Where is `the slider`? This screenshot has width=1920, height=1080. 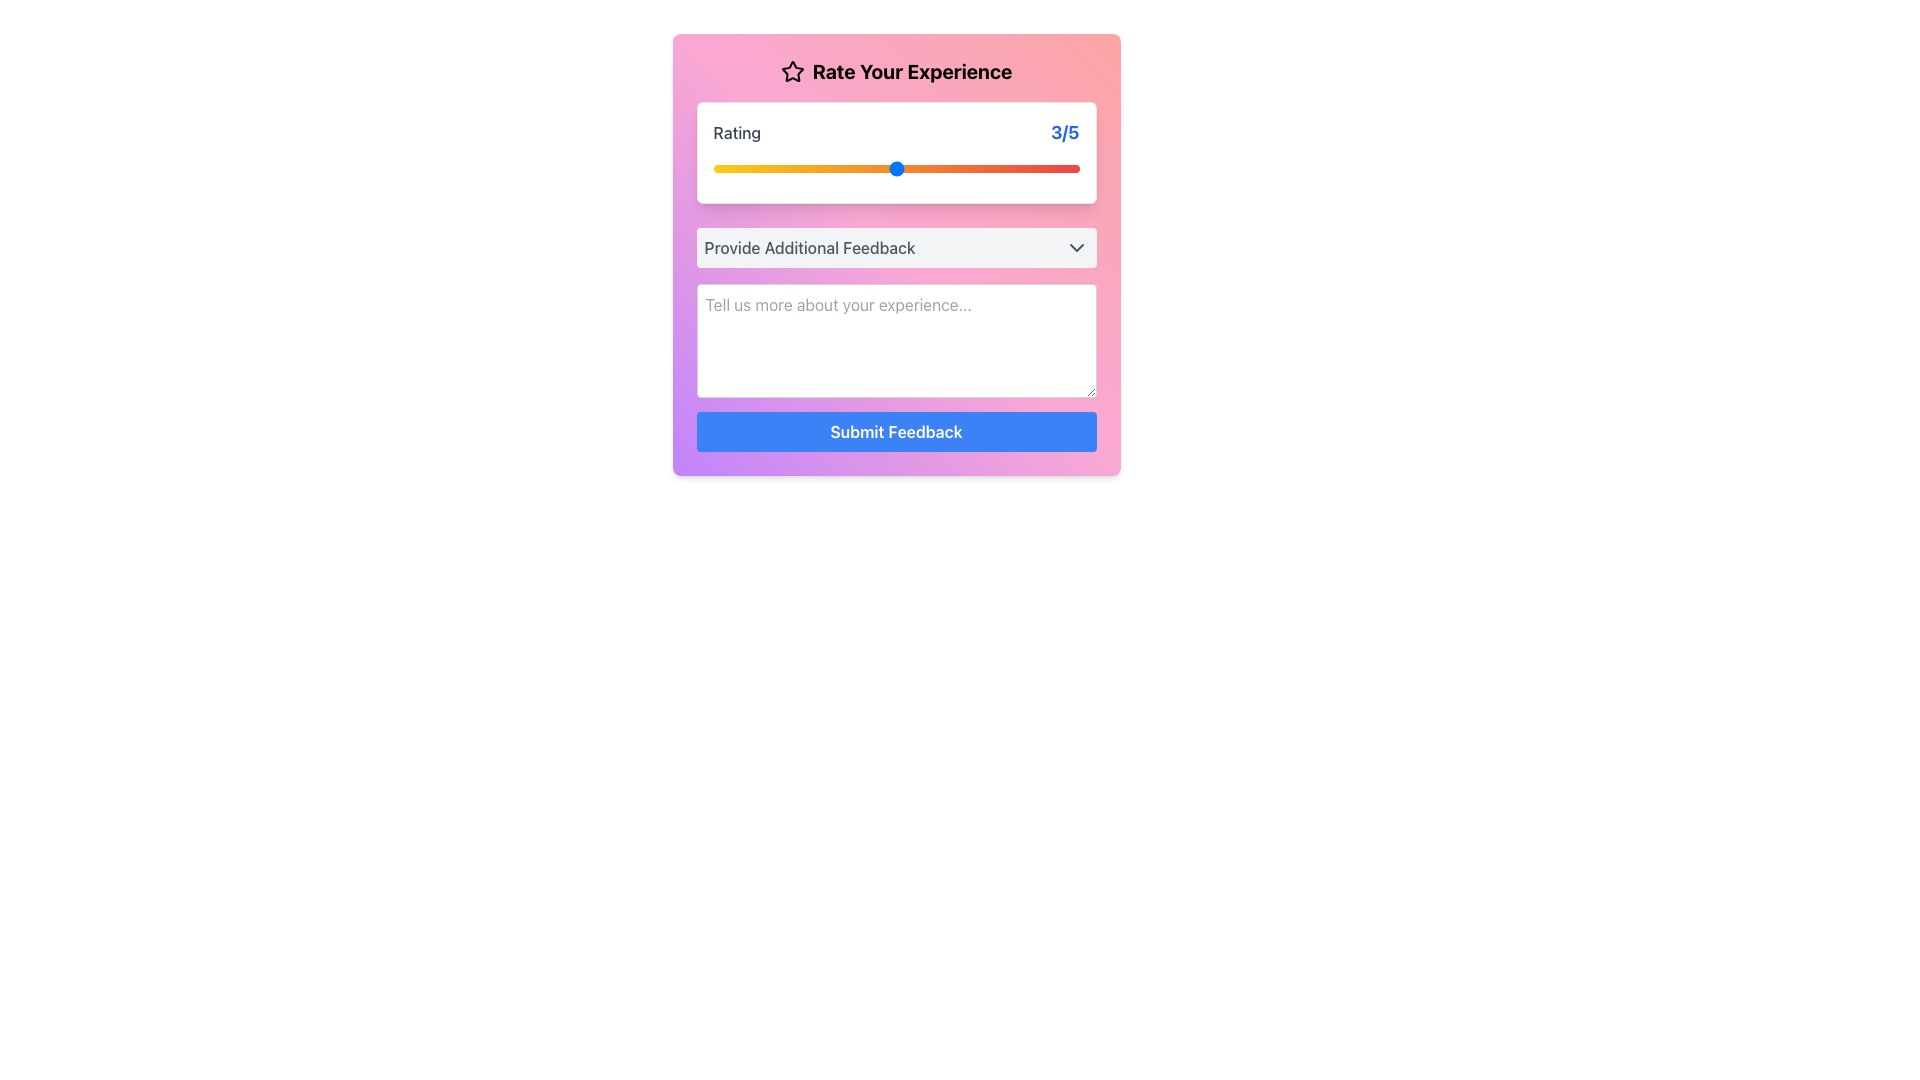
the slider is located at coordinates (895, 168).